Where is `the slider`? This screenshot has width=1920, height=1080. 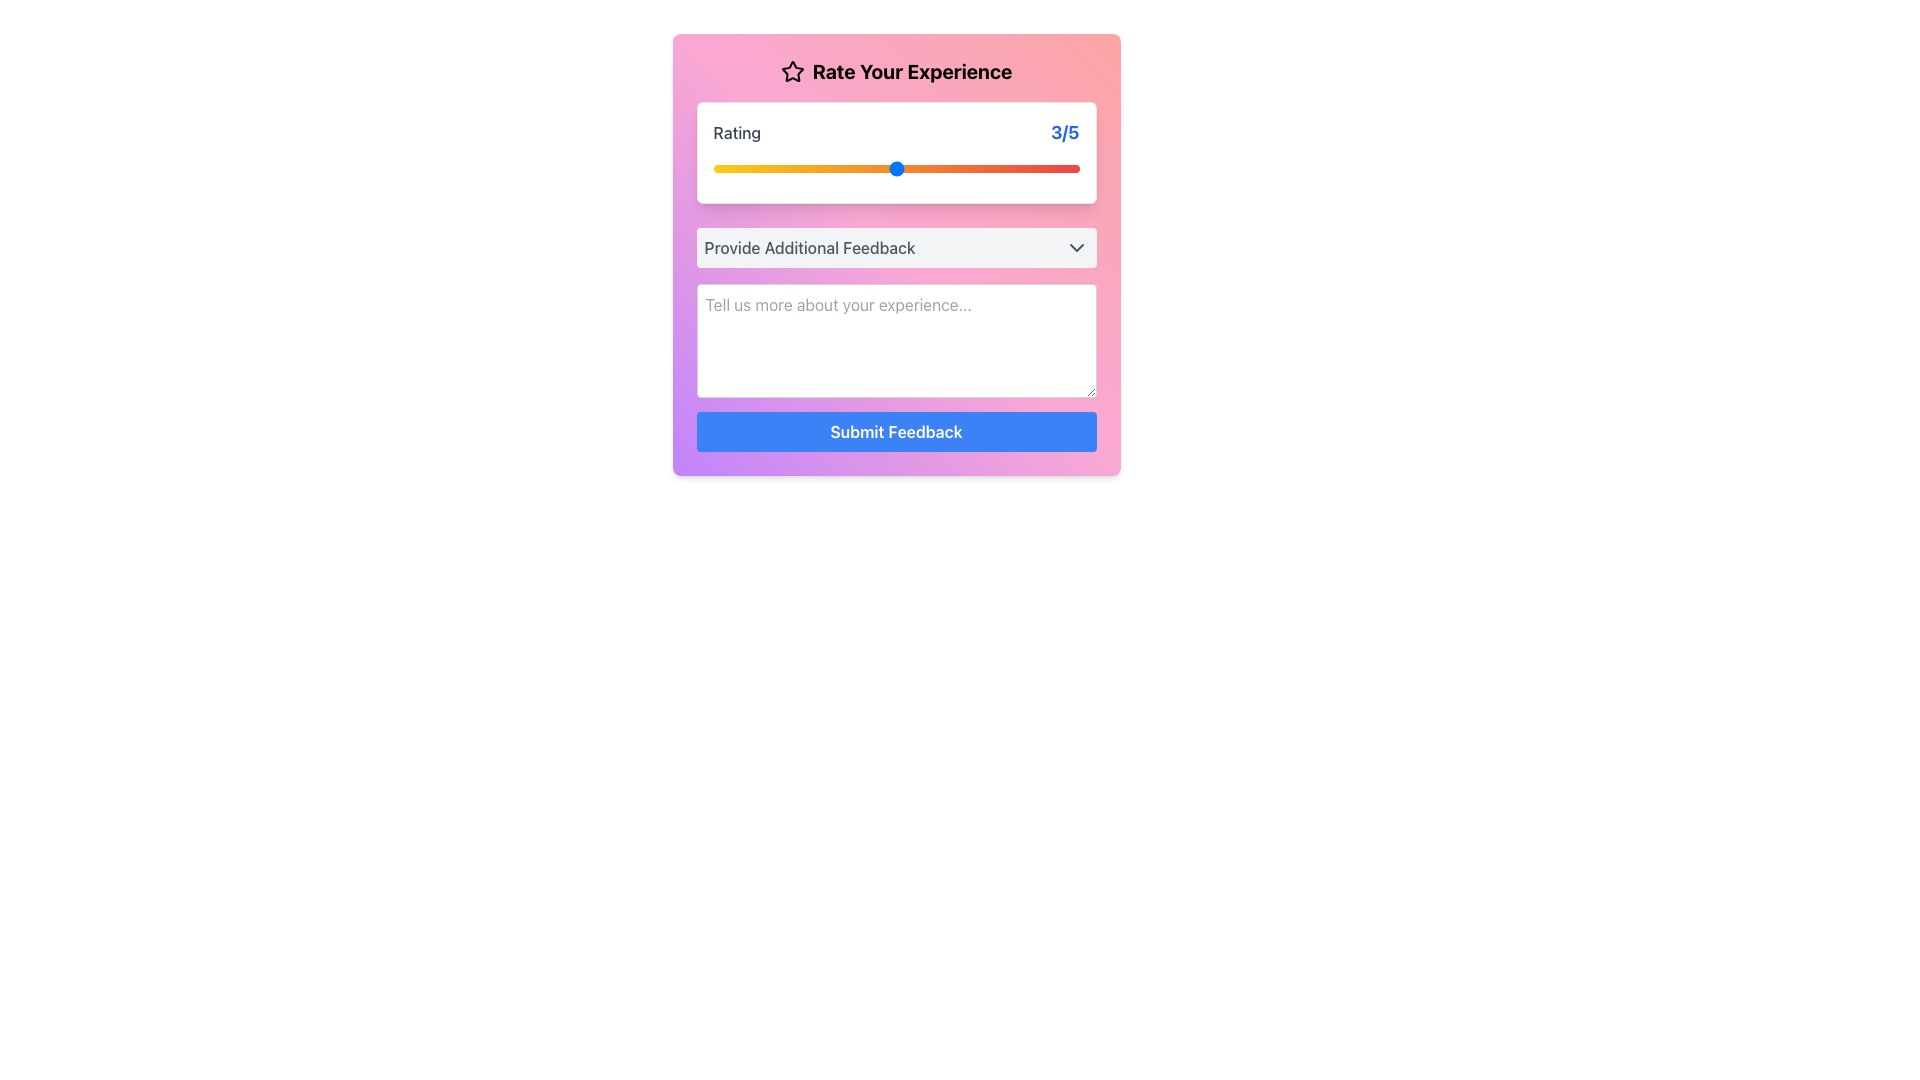
the slider is located at coordinates (895, 168).